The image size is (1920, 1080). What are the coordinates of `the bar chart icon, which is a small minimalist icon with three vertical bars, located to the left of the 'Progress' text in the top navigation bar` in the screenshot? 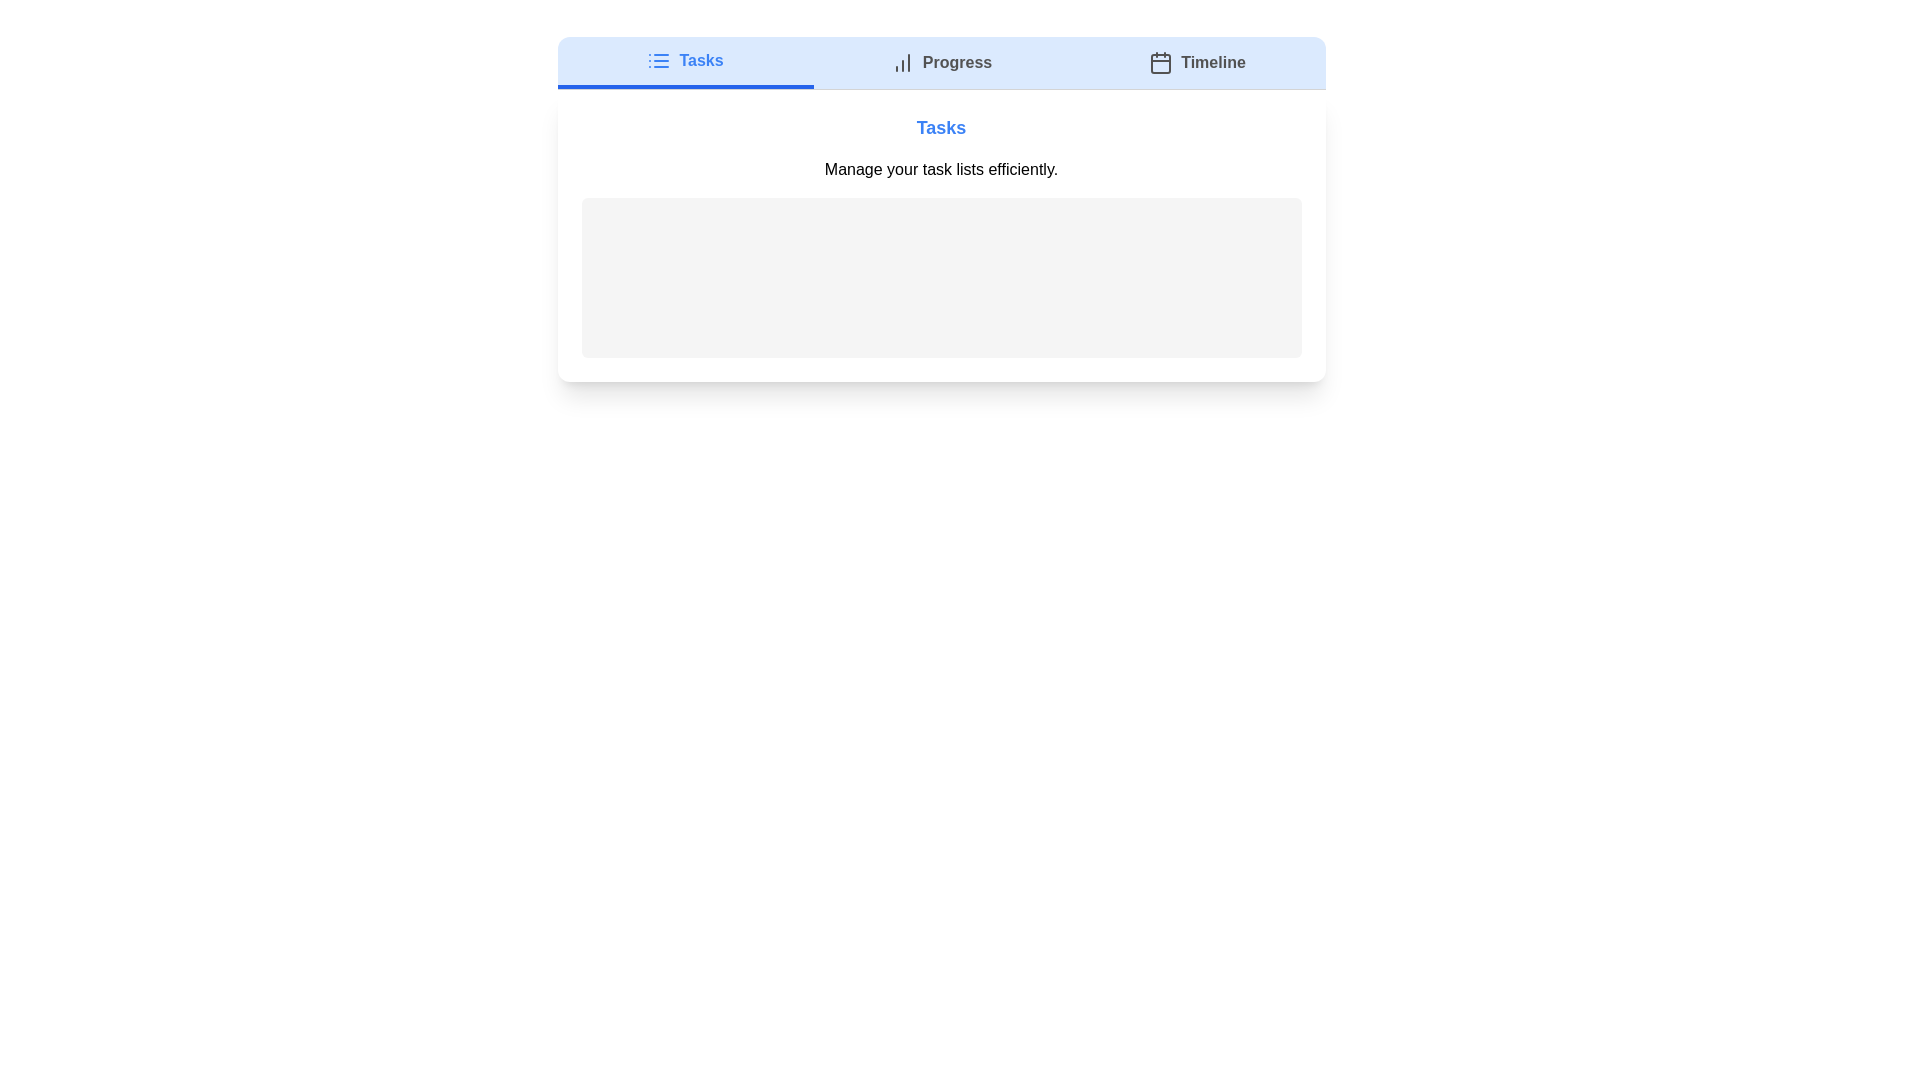 It's located at (901, 61).